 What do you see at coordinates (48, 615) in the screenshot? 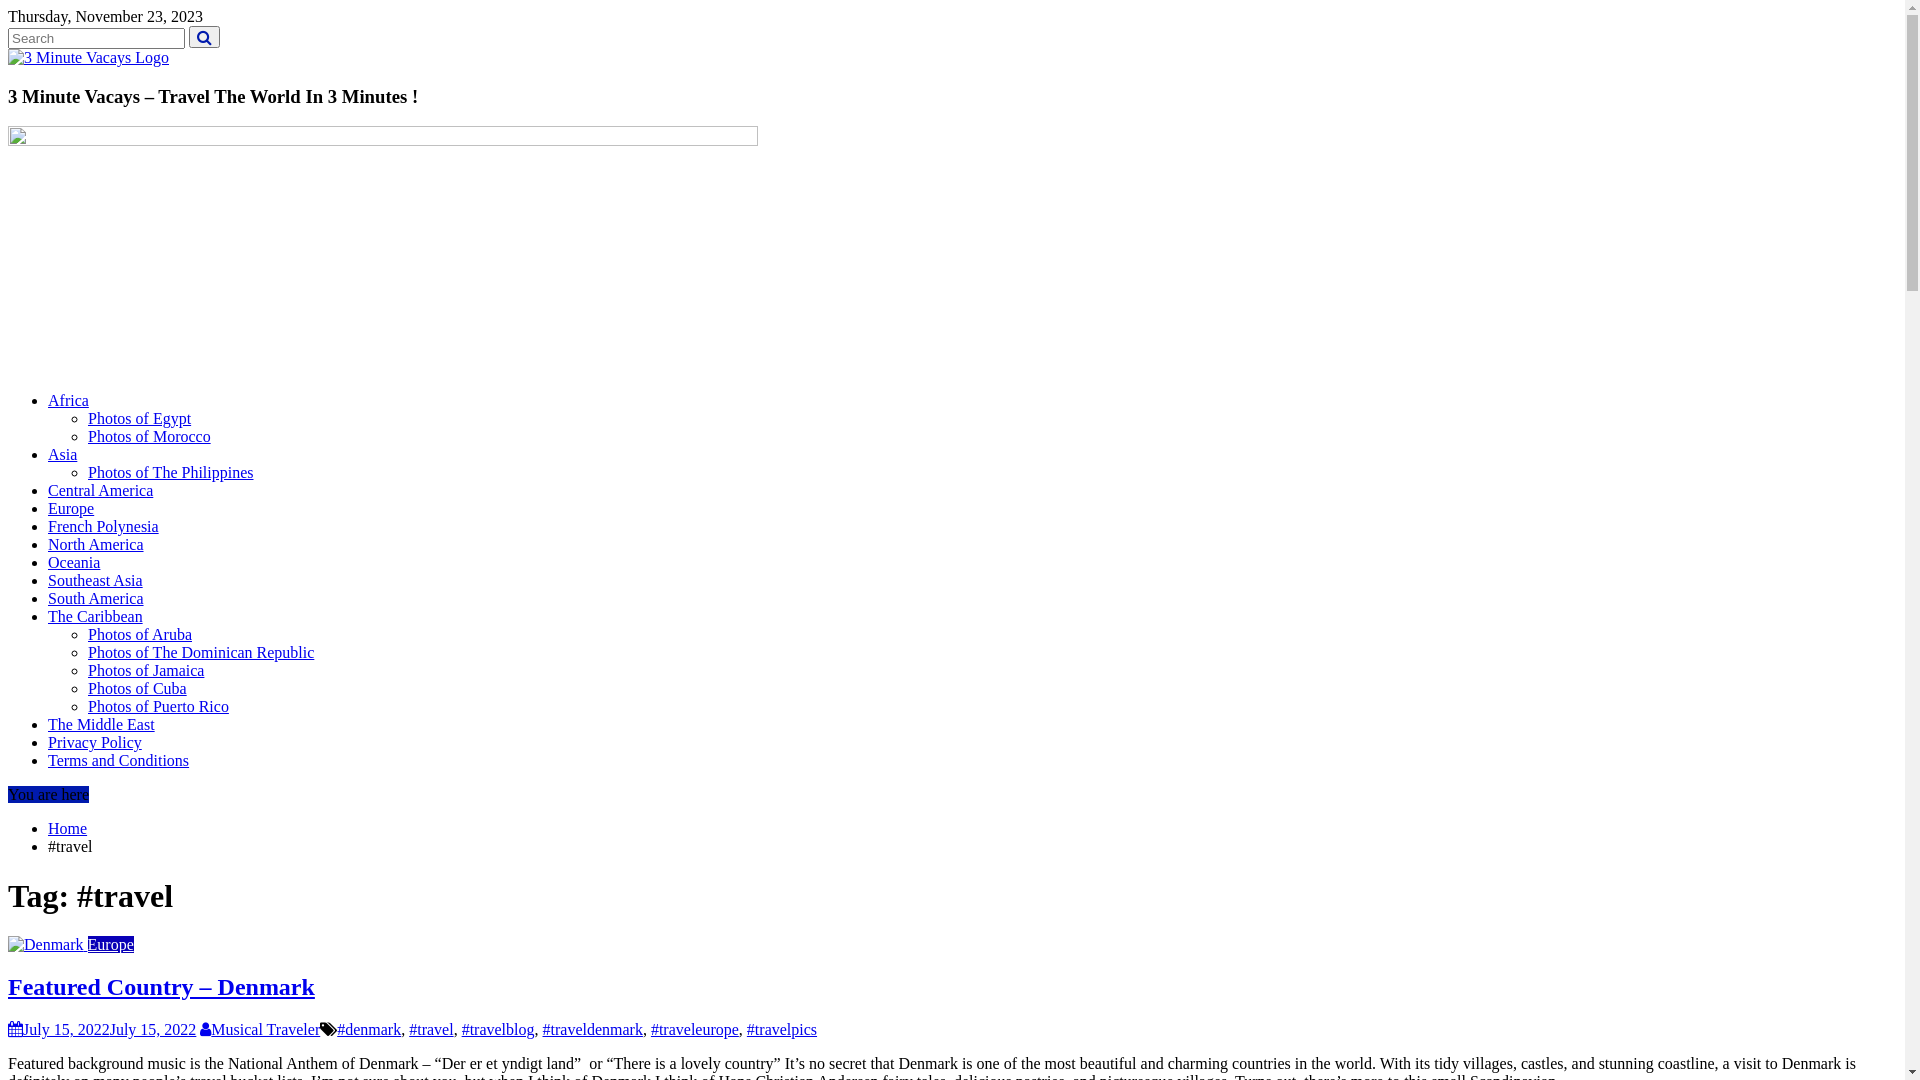
I see `'The Caribbean'` at bounding box center [48, 615].